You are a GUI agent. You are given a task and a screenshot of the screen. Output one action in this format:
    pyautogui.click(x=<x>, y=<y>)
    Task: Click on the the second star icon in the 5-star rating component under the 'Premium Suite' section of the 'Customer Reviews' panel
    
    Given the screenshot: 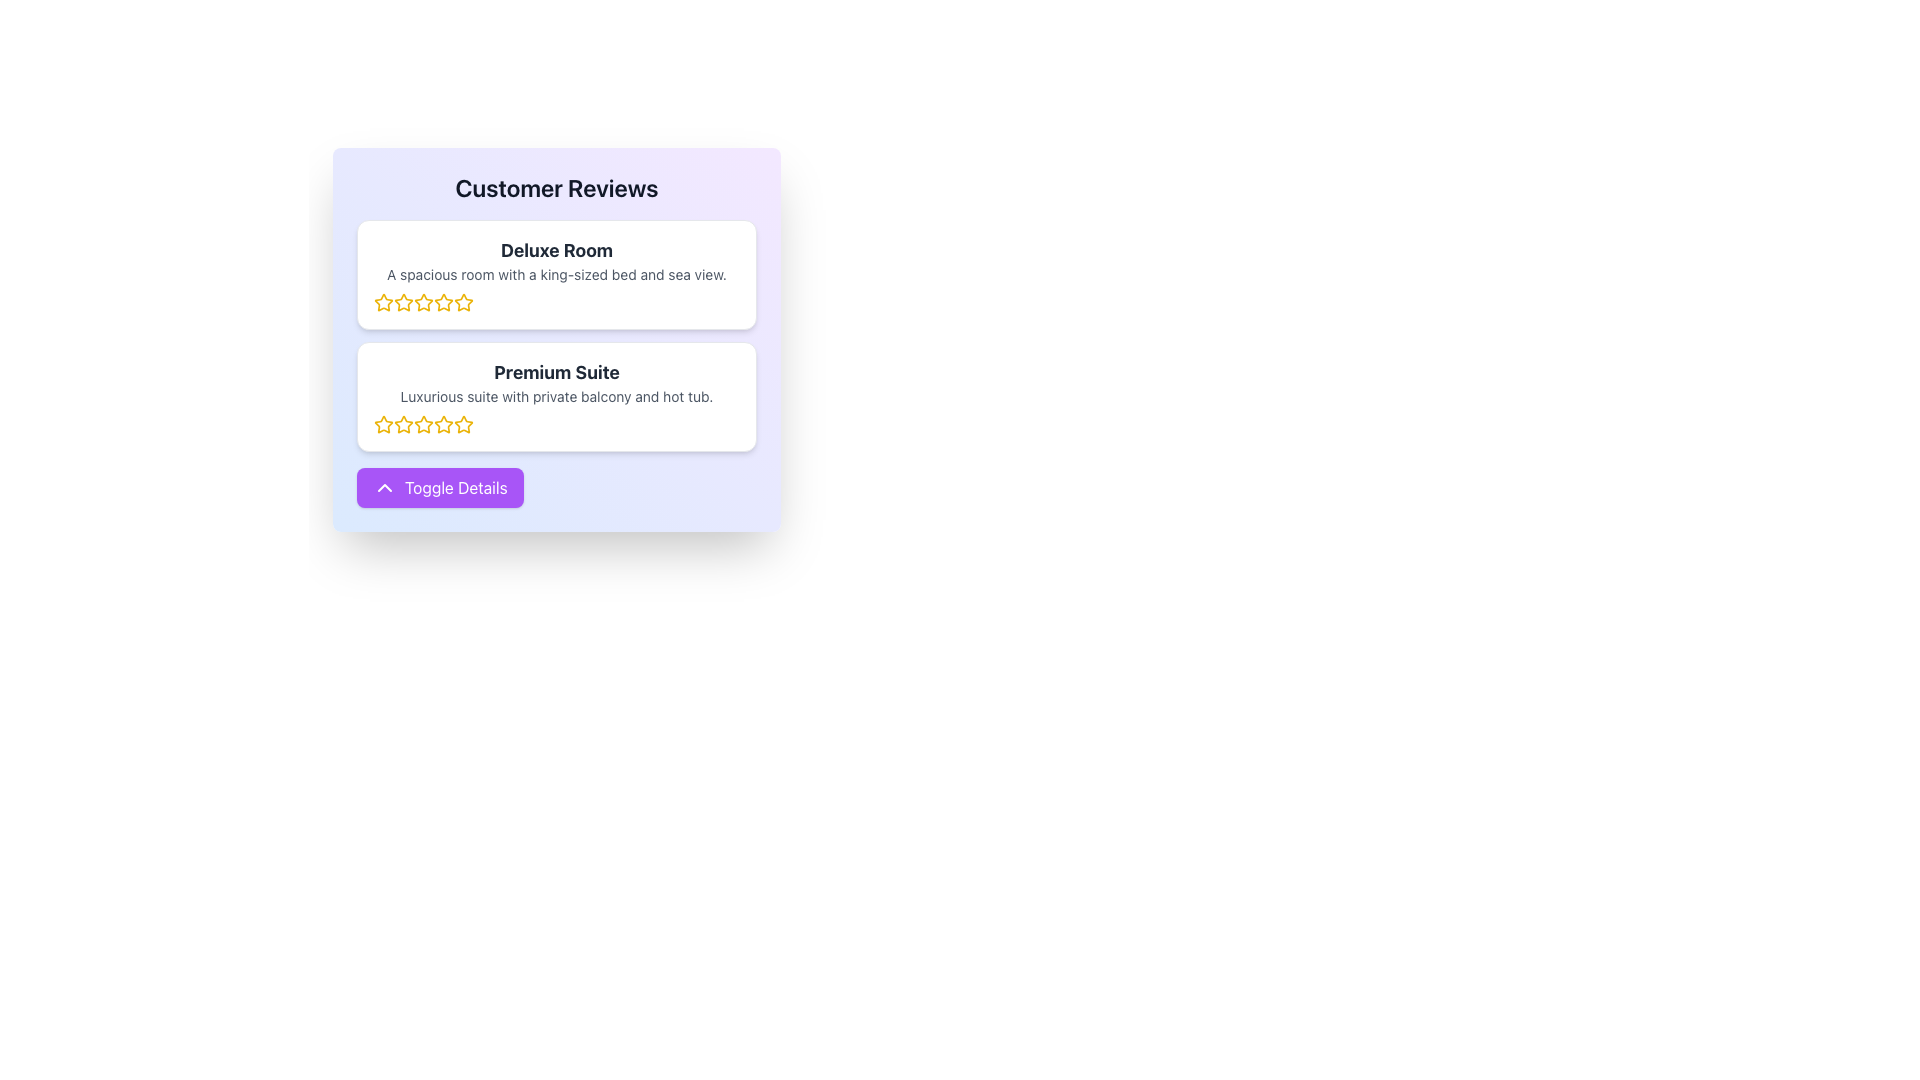 What is the action you would take?
    pyautogui.click(x=422, y=423)
    